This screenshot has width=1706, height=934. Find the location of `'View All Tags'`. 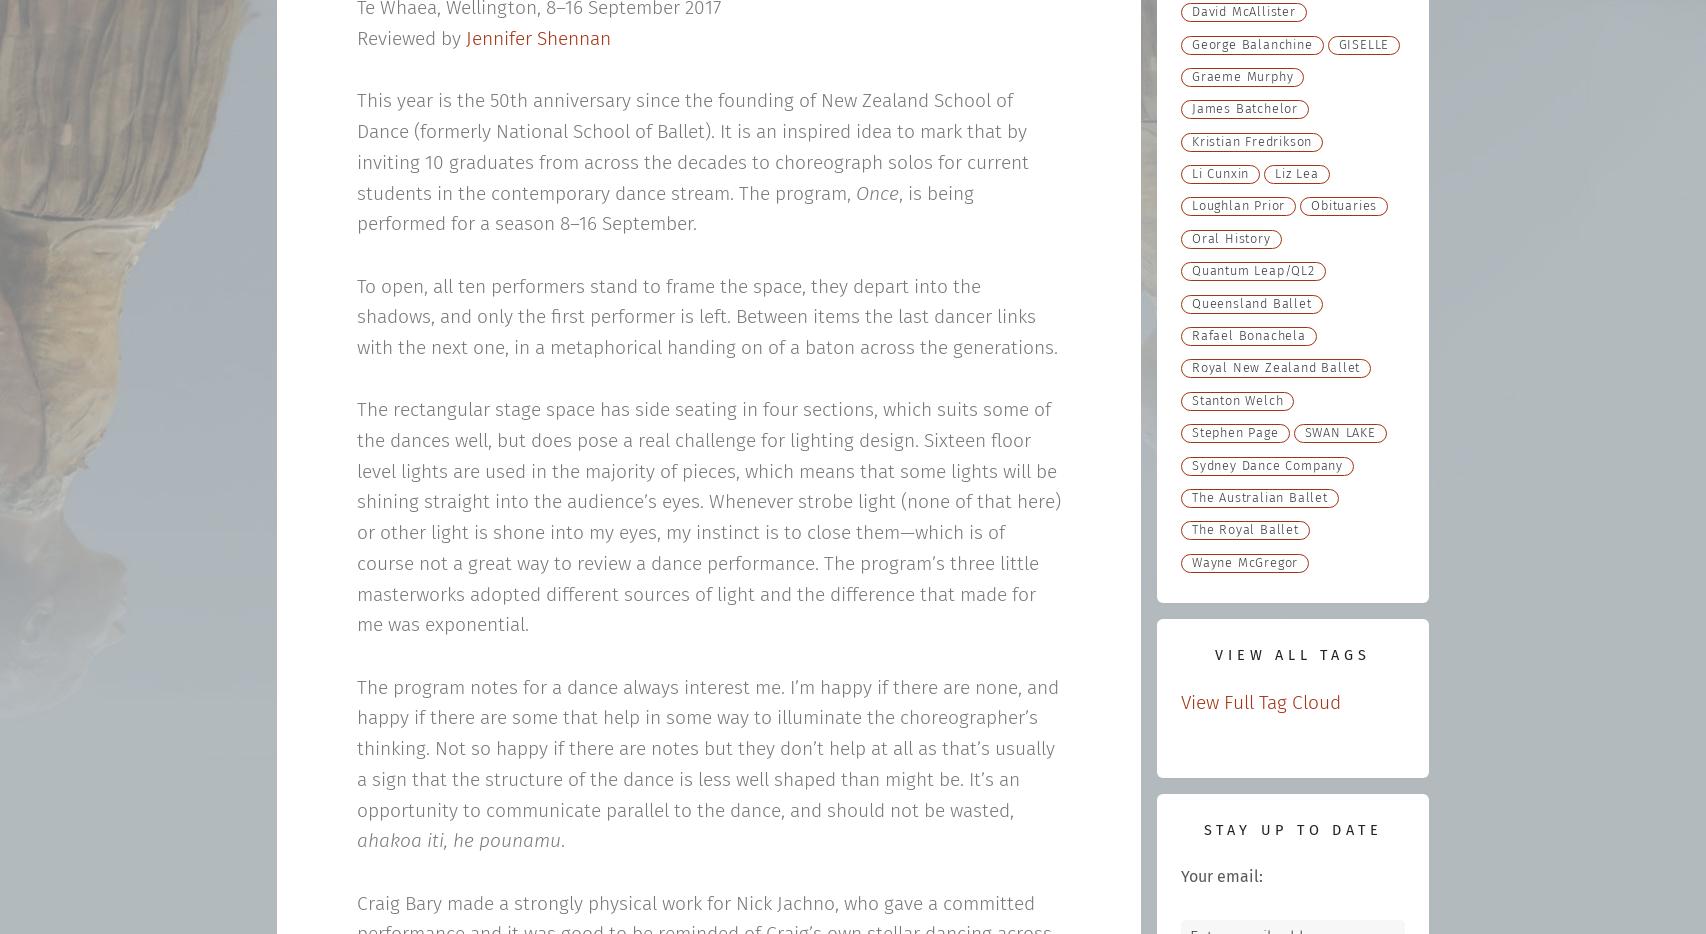

'View All Tags' is located at coordinates (1291, 655).